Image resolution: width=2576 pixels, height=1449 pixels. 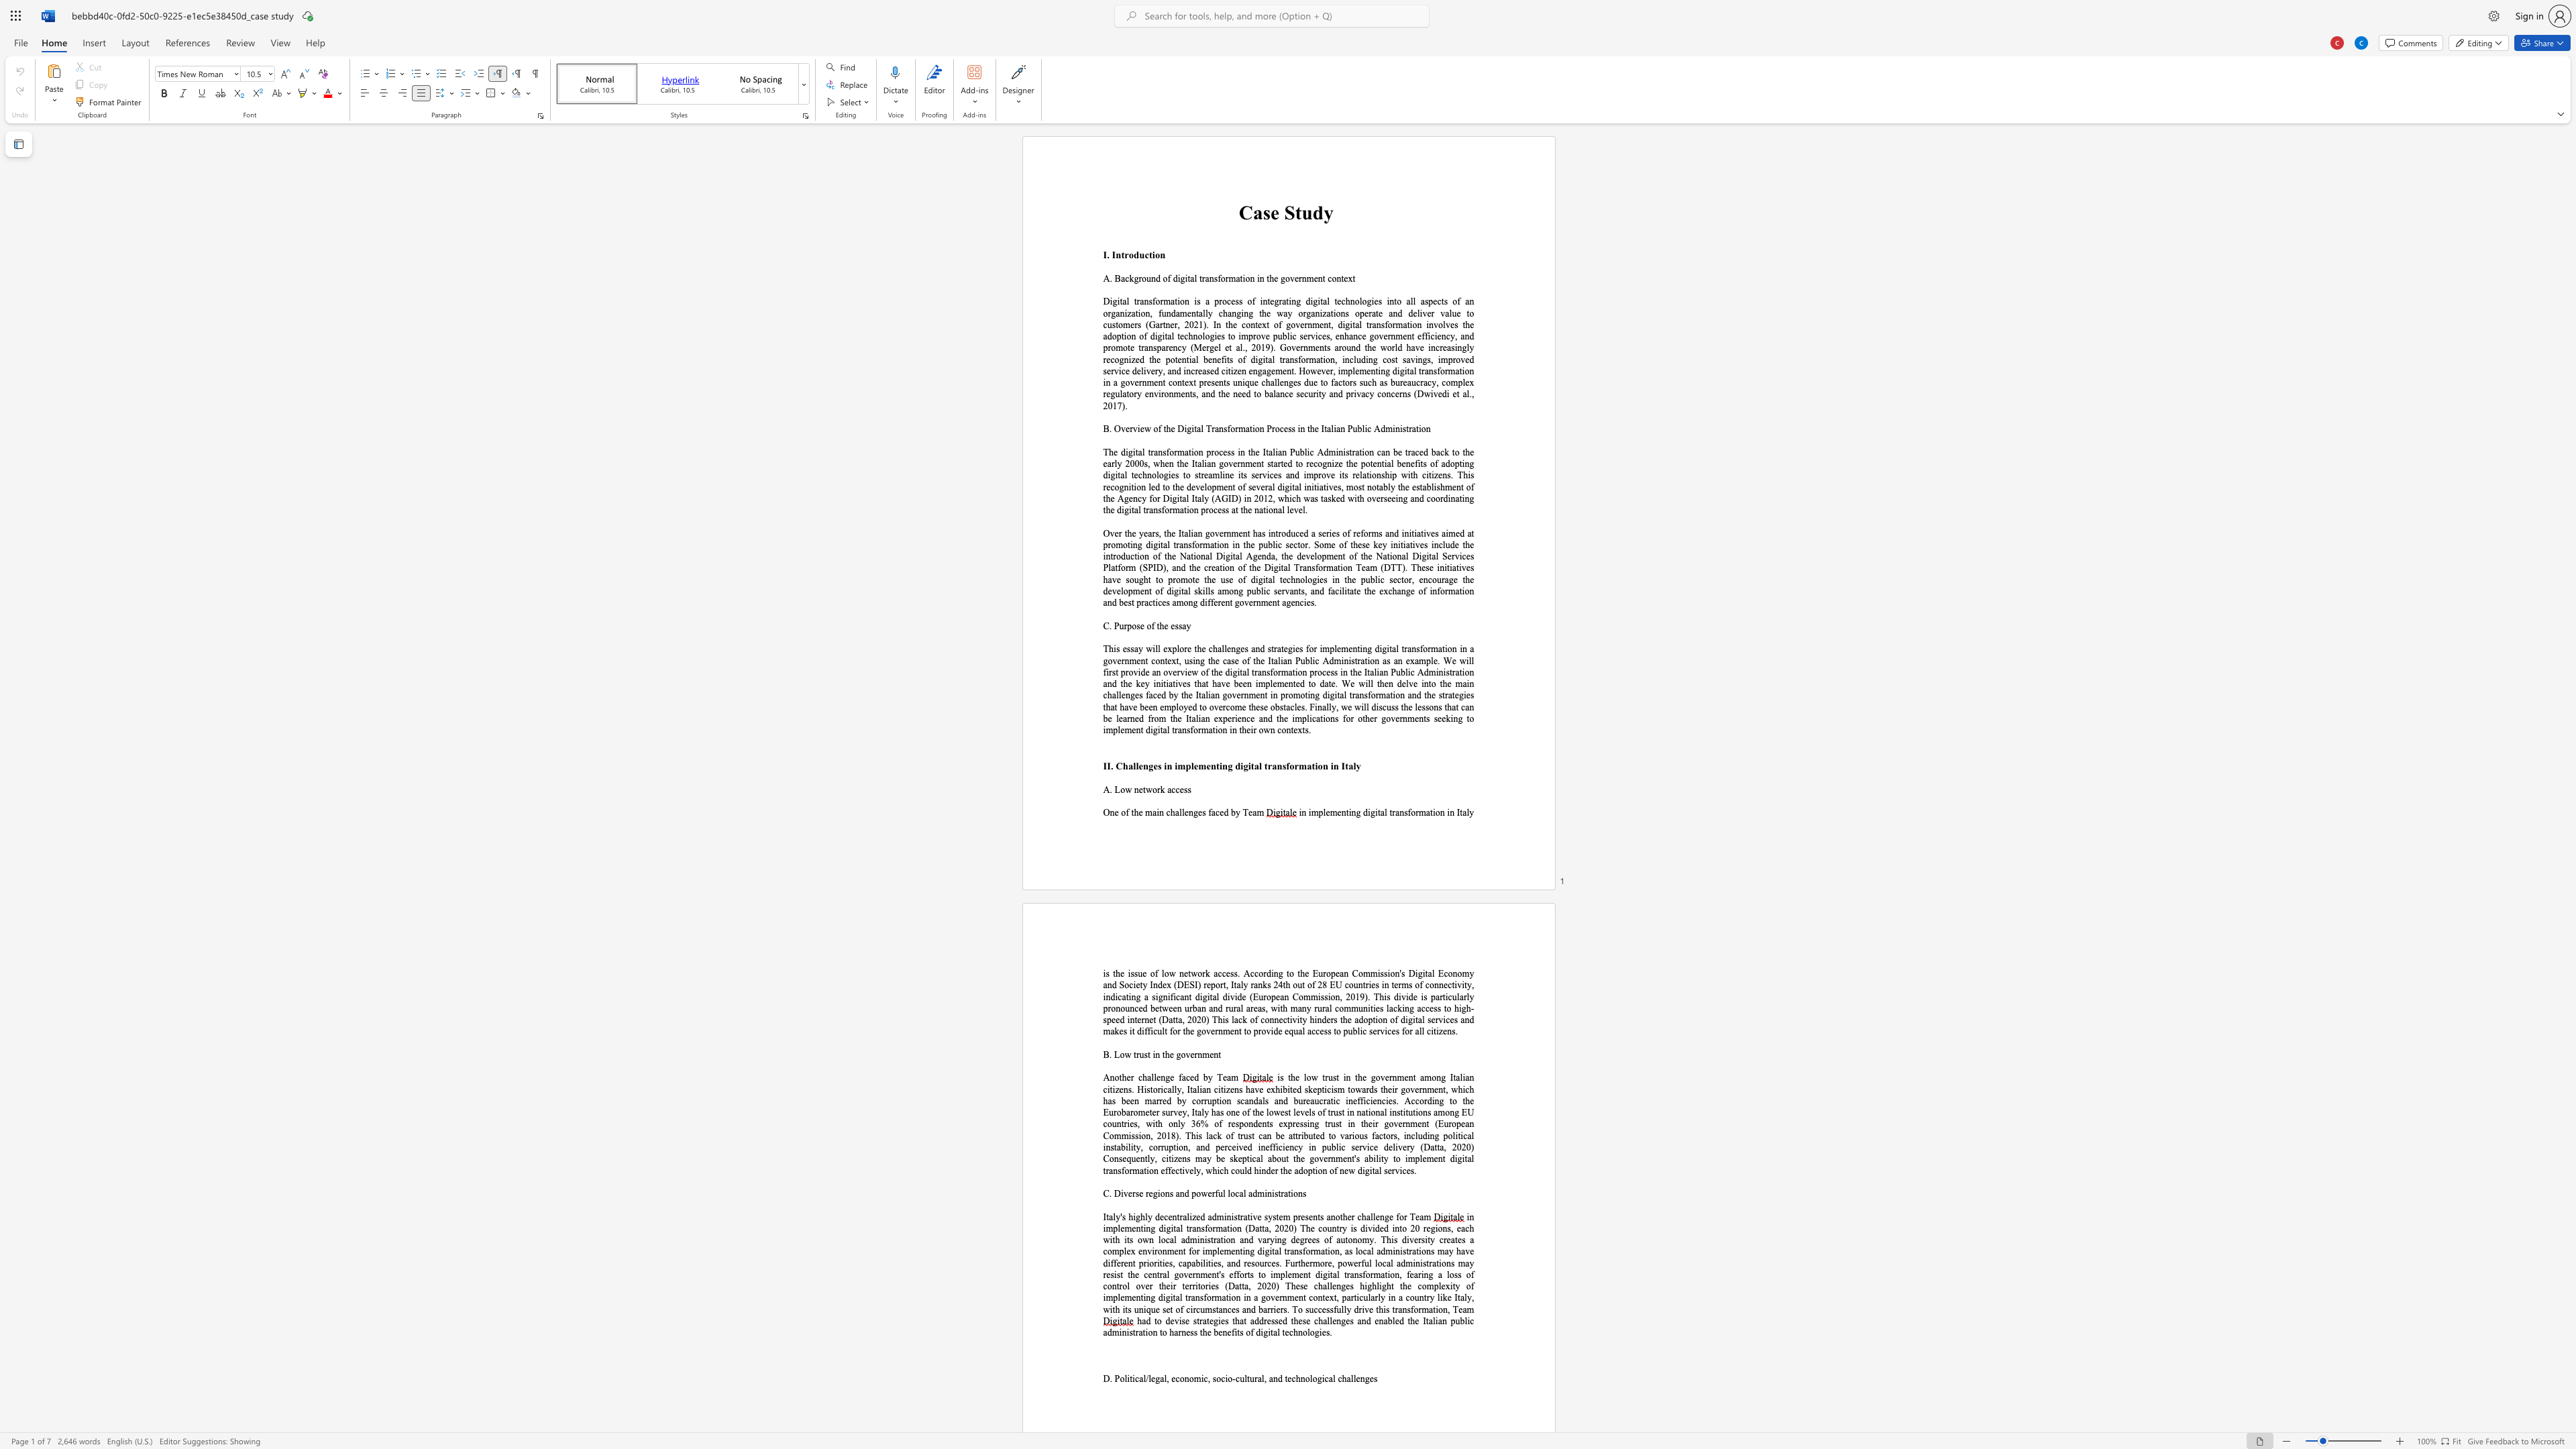 What do you see at coordinates (1136, 788) in the screenshot?
I see `the 1th character "n" in the text` at bounding box center [1136, 788].